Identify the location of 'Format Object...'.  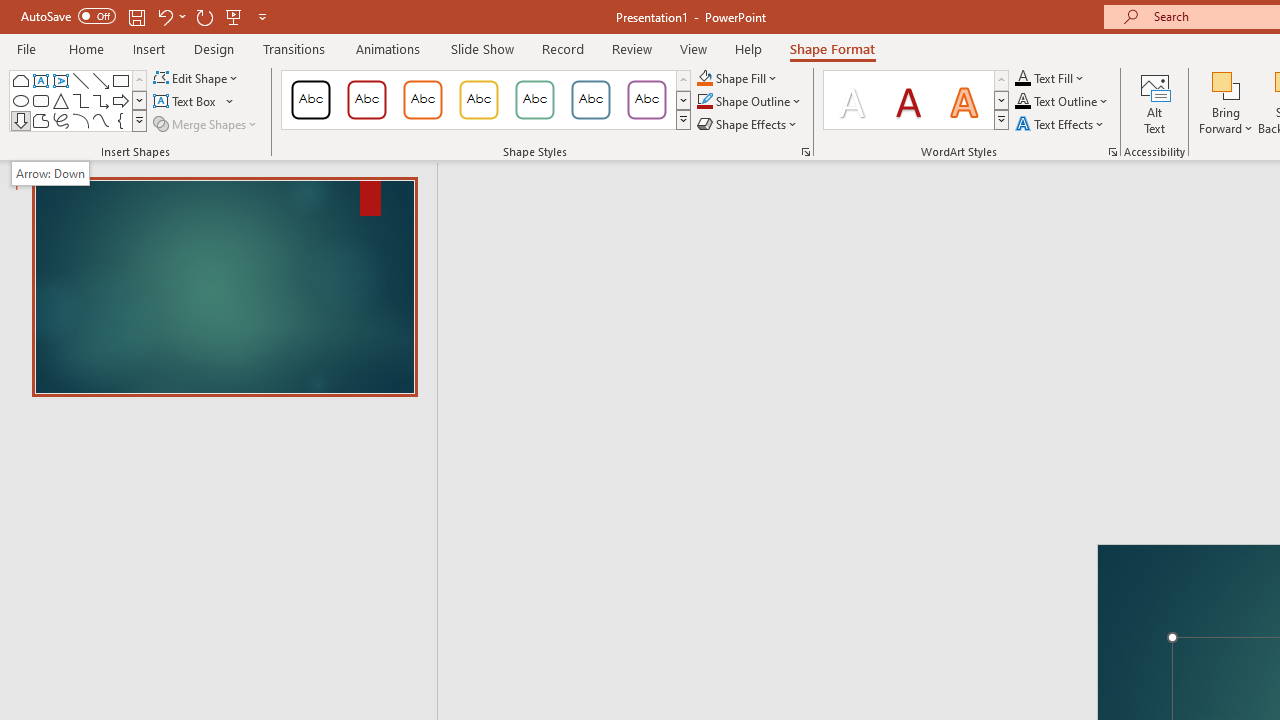
(805, 150).